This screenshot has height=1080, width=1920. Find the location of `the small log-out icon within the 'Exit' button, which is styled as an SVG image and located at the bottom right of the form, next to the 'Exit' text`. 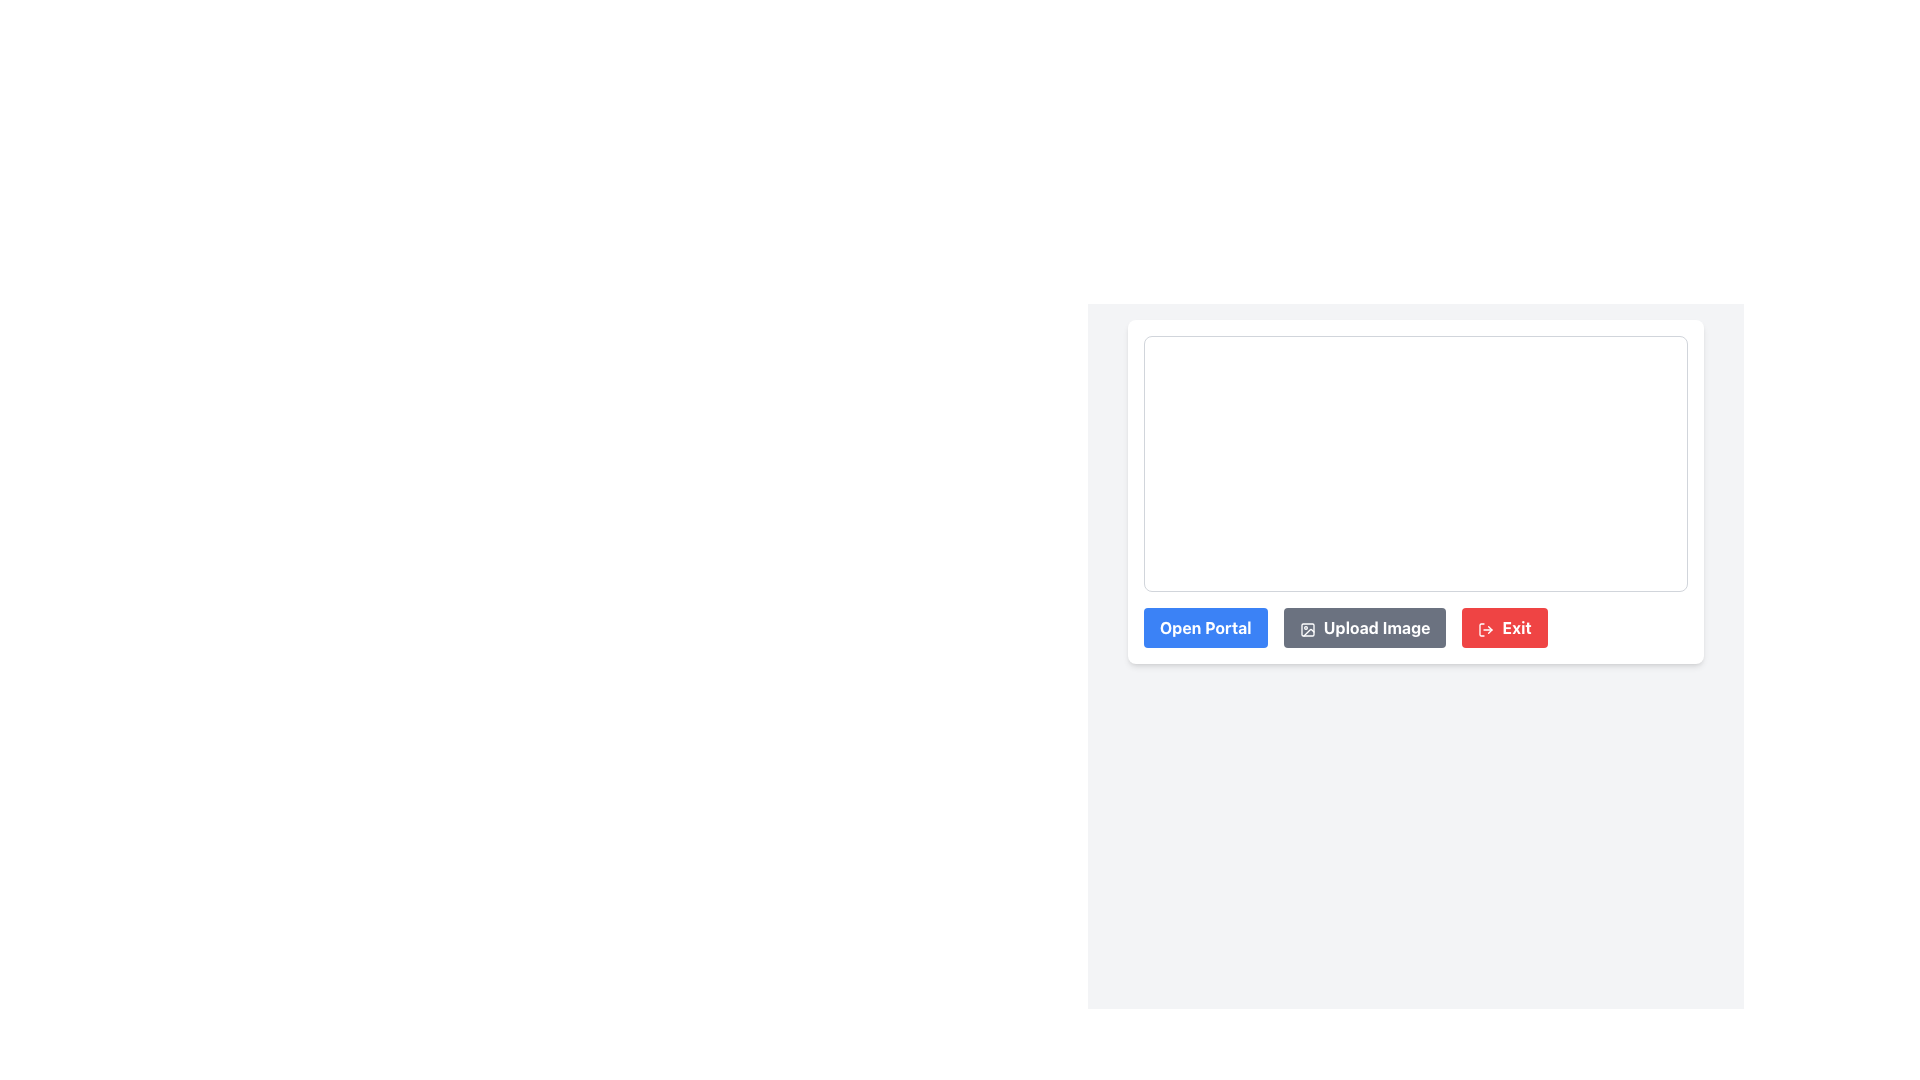

the small log-out icon within the 'Exit' button, which is styled as an SVG image and located at the bottom right of the form, next to the 'Exit' text is located at coordinates (1486, 628).